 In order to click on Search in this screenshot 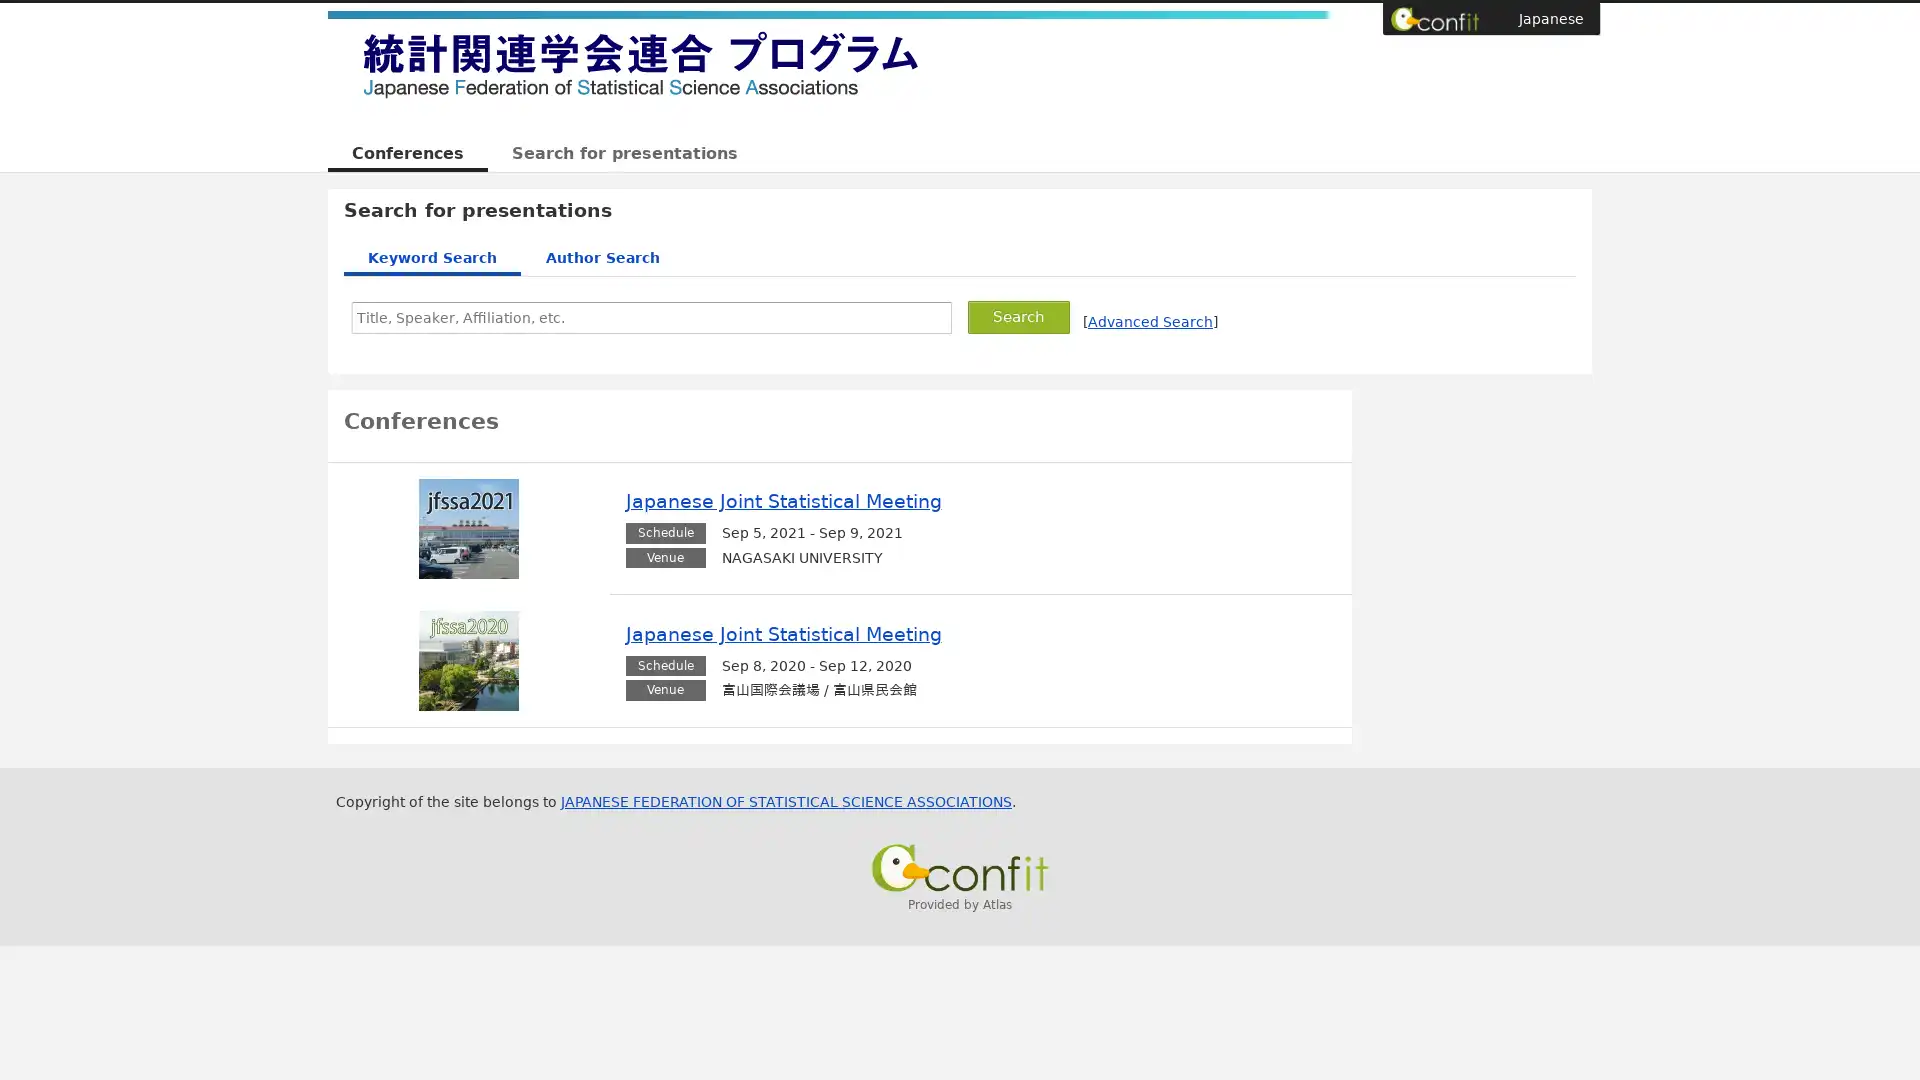, I will do `click(1018, 315)`.